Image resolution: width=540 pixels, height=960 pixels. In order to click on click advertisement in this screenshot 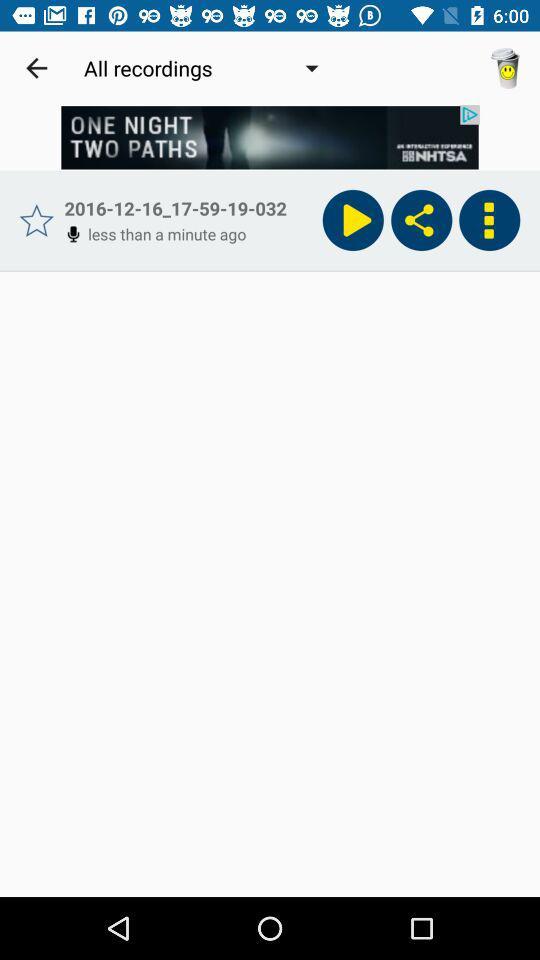, I will do `click(270, 136)`.